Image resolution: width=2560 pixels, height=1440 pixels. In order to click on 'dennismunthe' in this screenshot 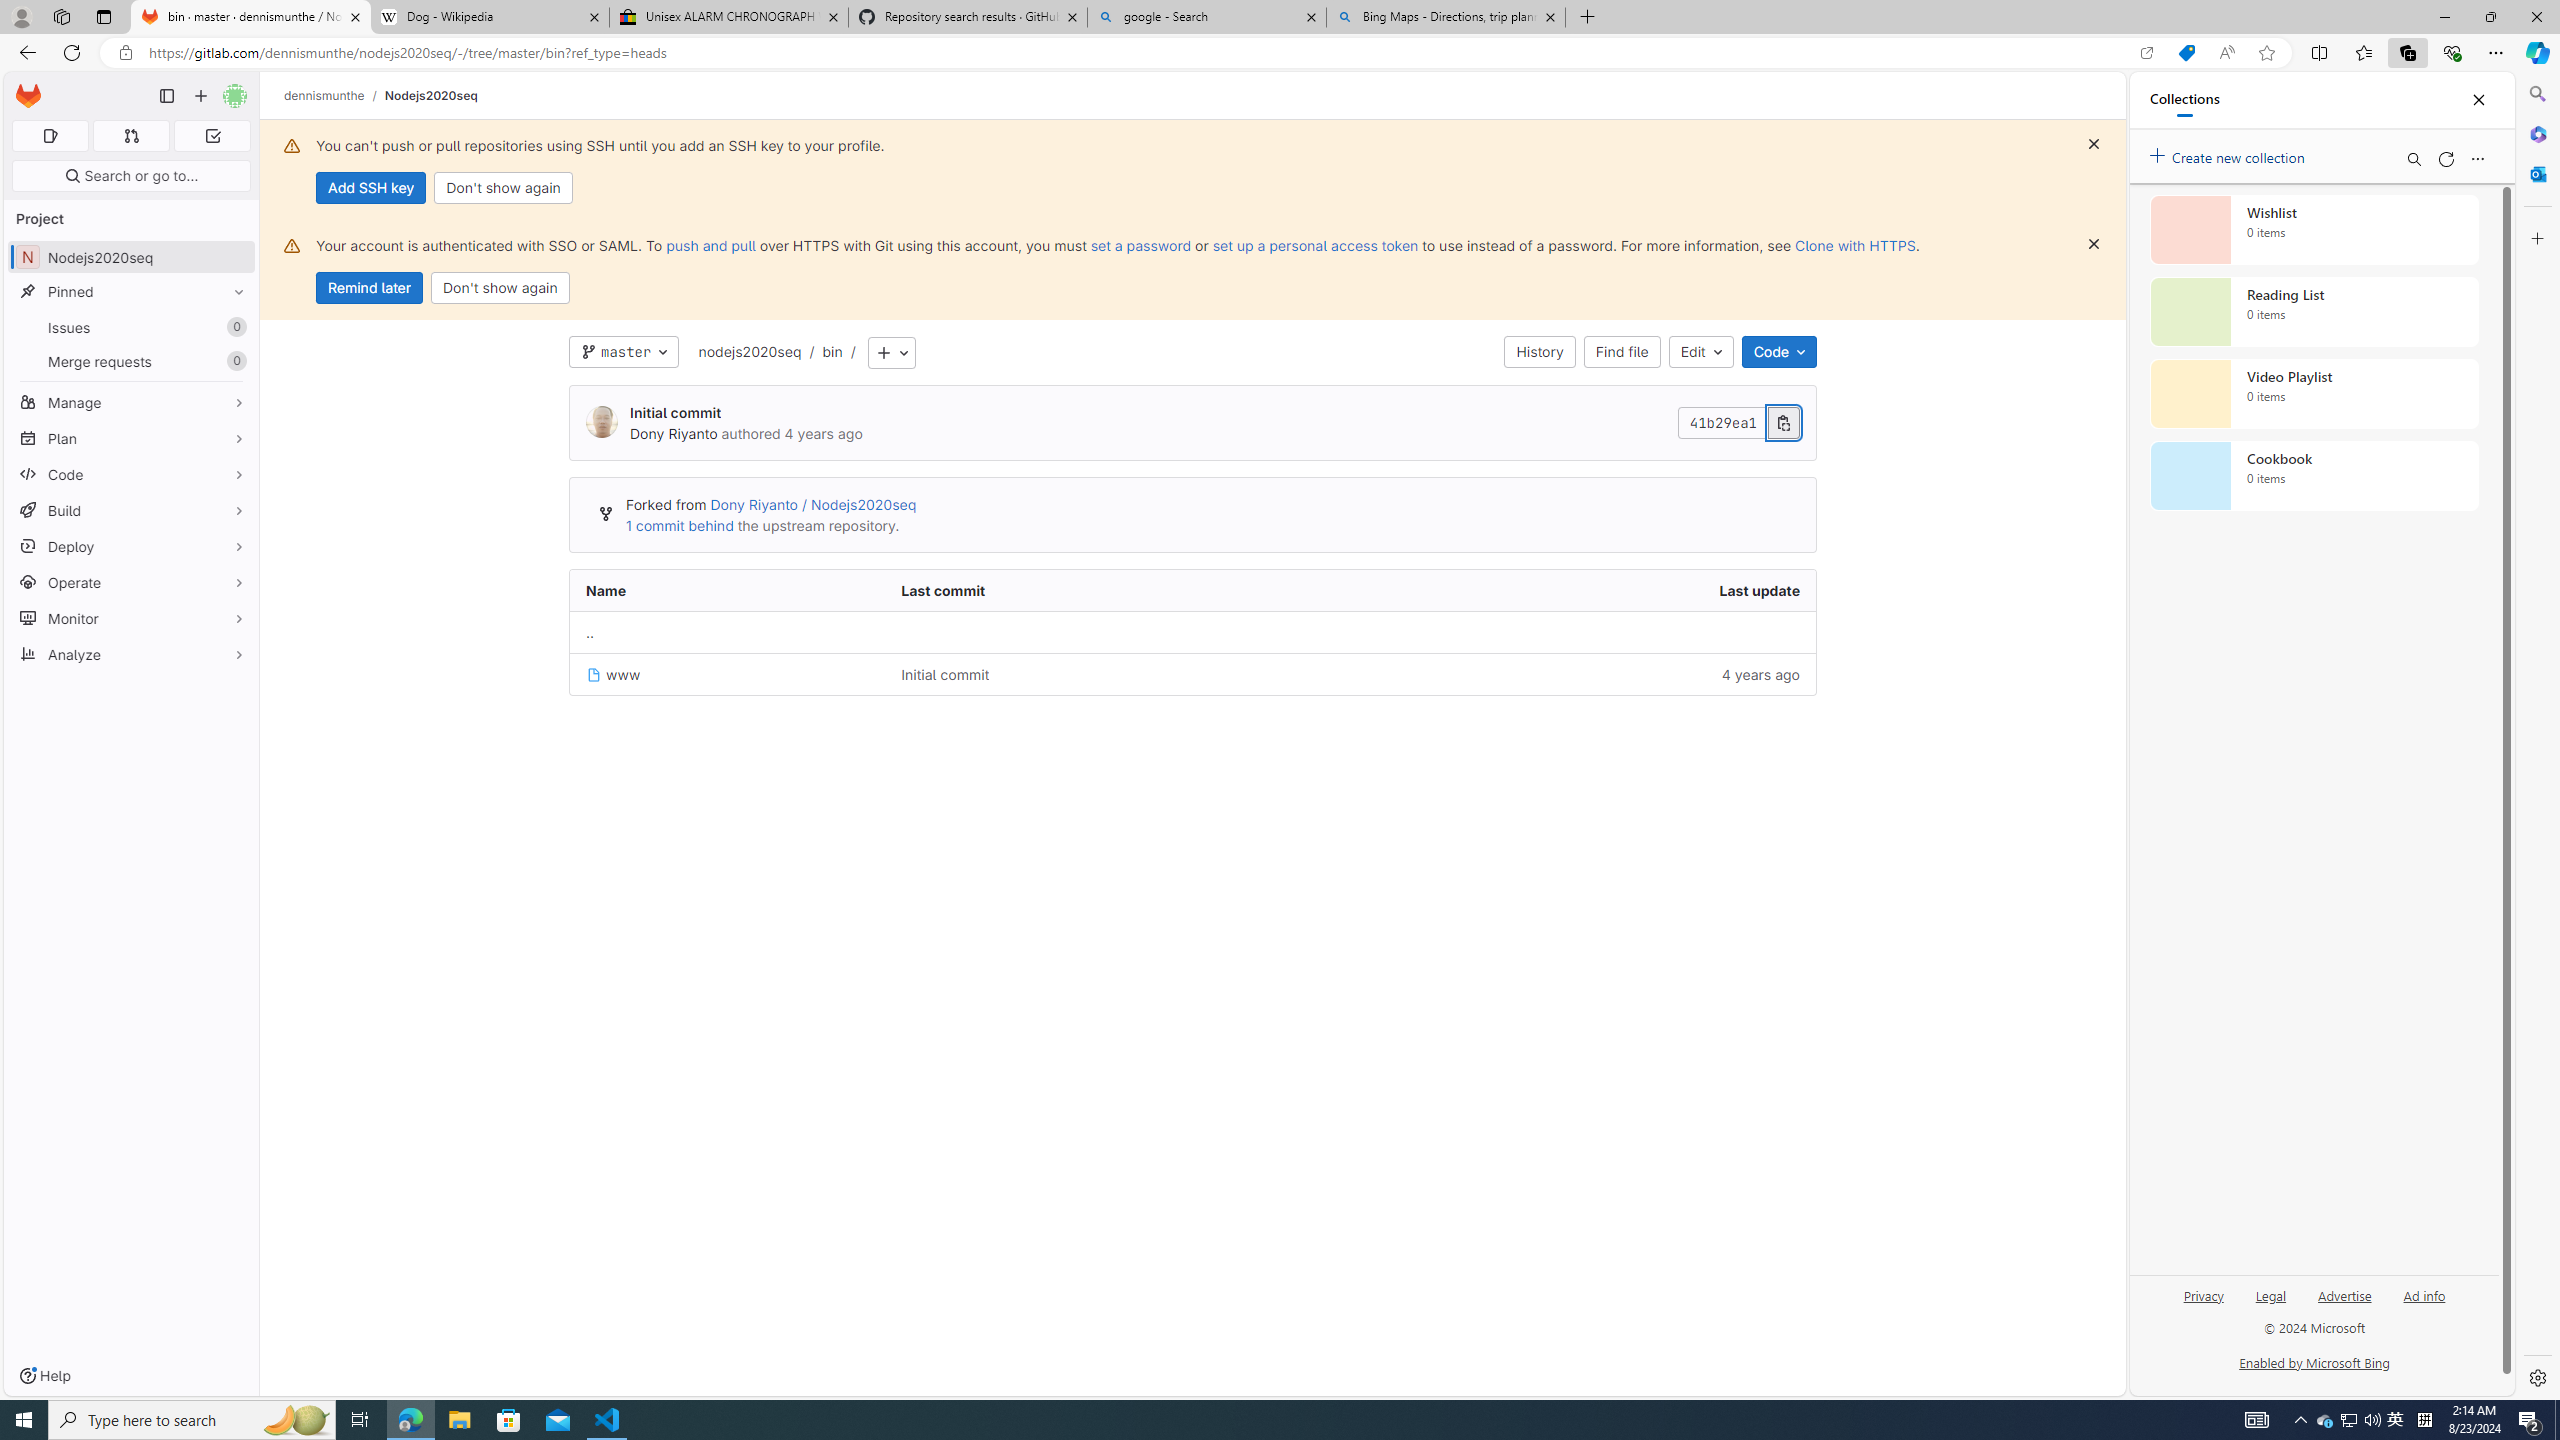, I will do `click(325, 95)`.